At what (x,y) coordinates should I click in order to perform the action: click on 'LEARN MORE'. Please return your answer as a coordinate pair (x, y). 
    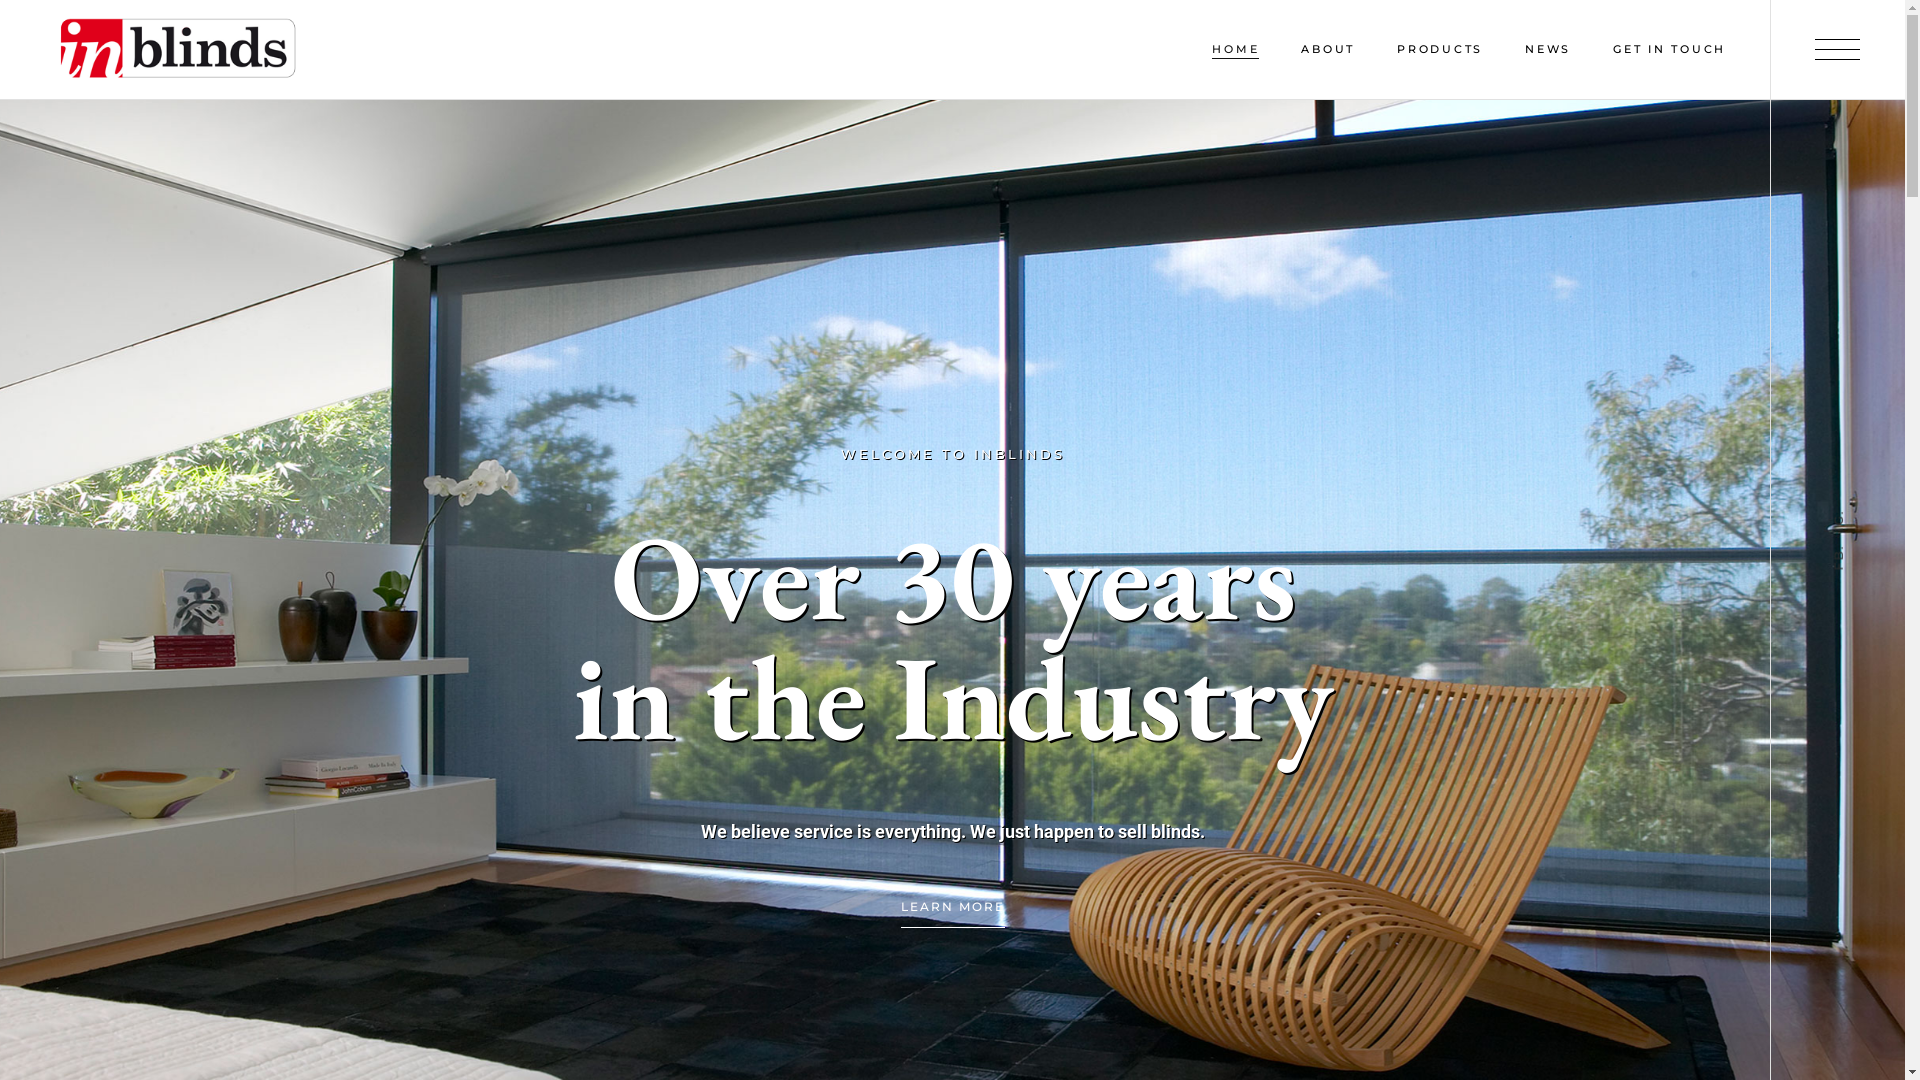
    Looking at the image, I should click on (950, 907).